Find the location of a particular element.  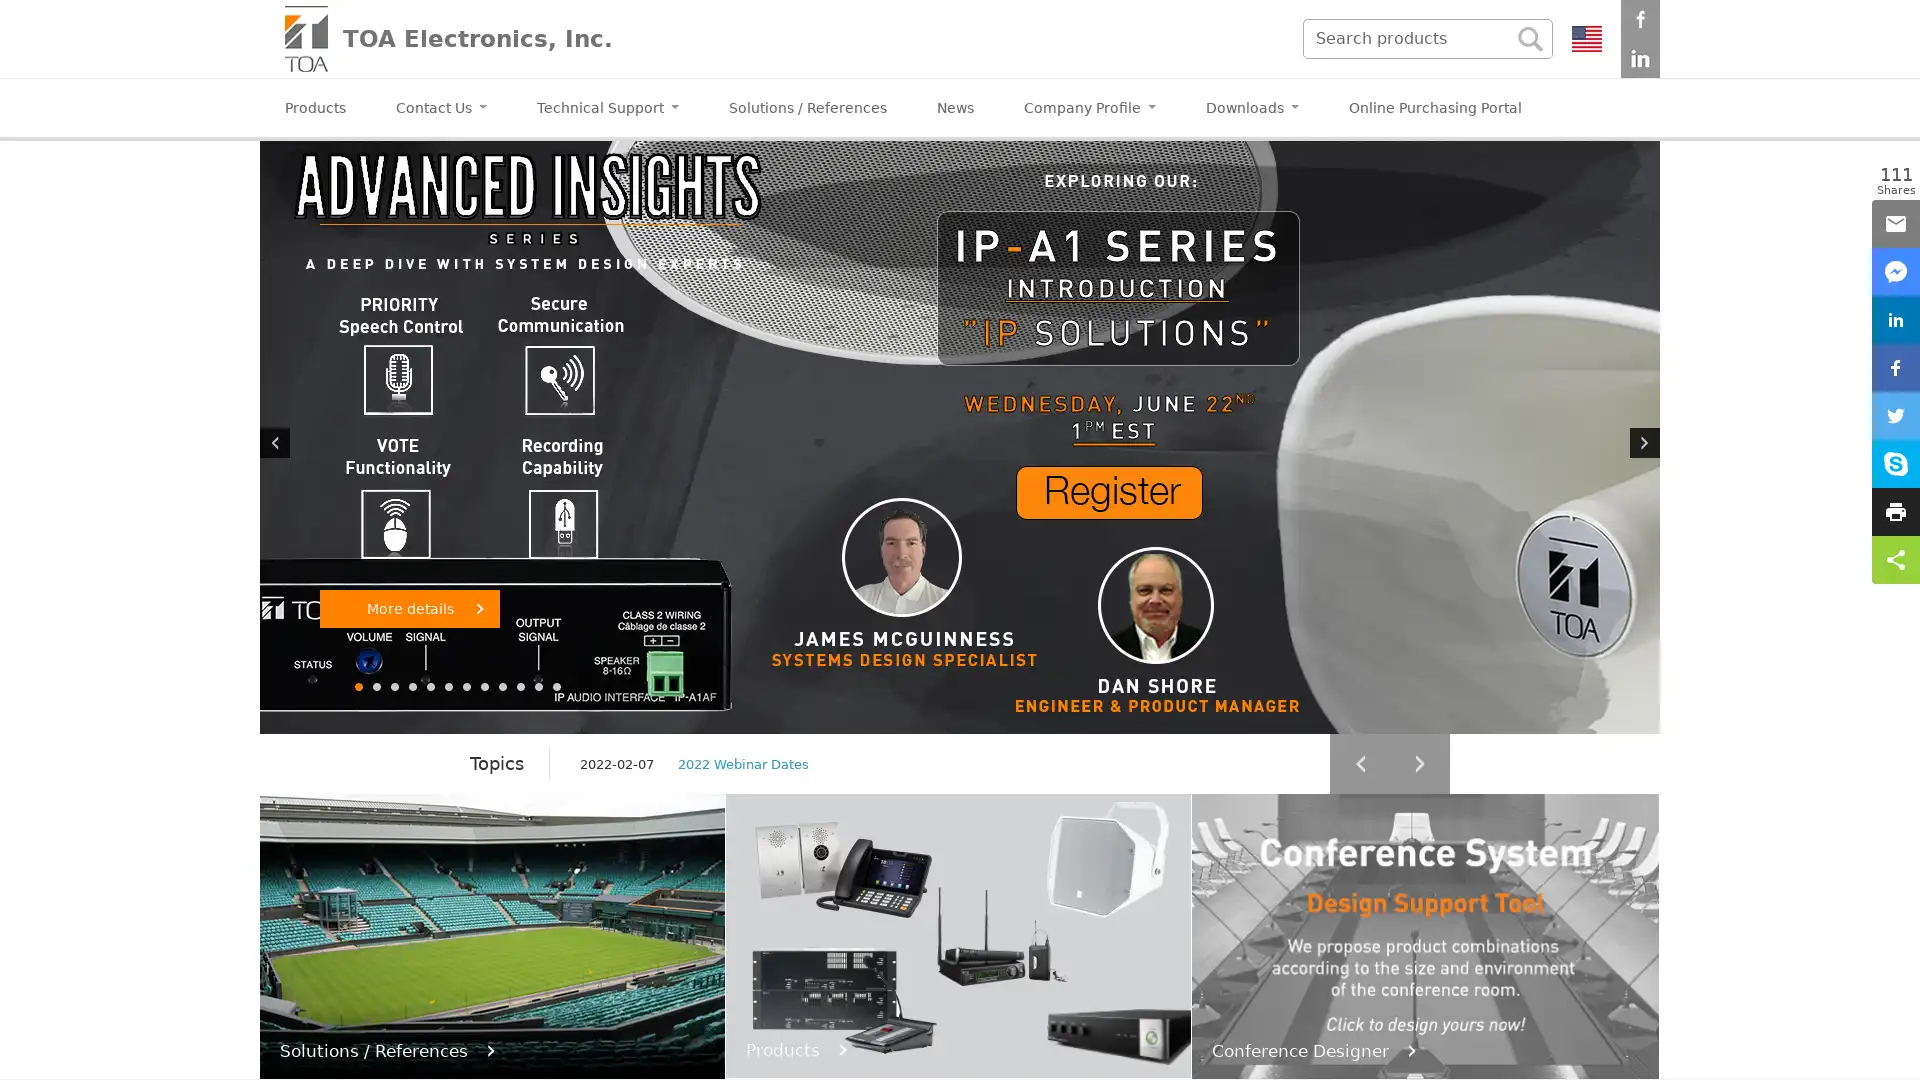

Next is located at coordinates (1645, 441).